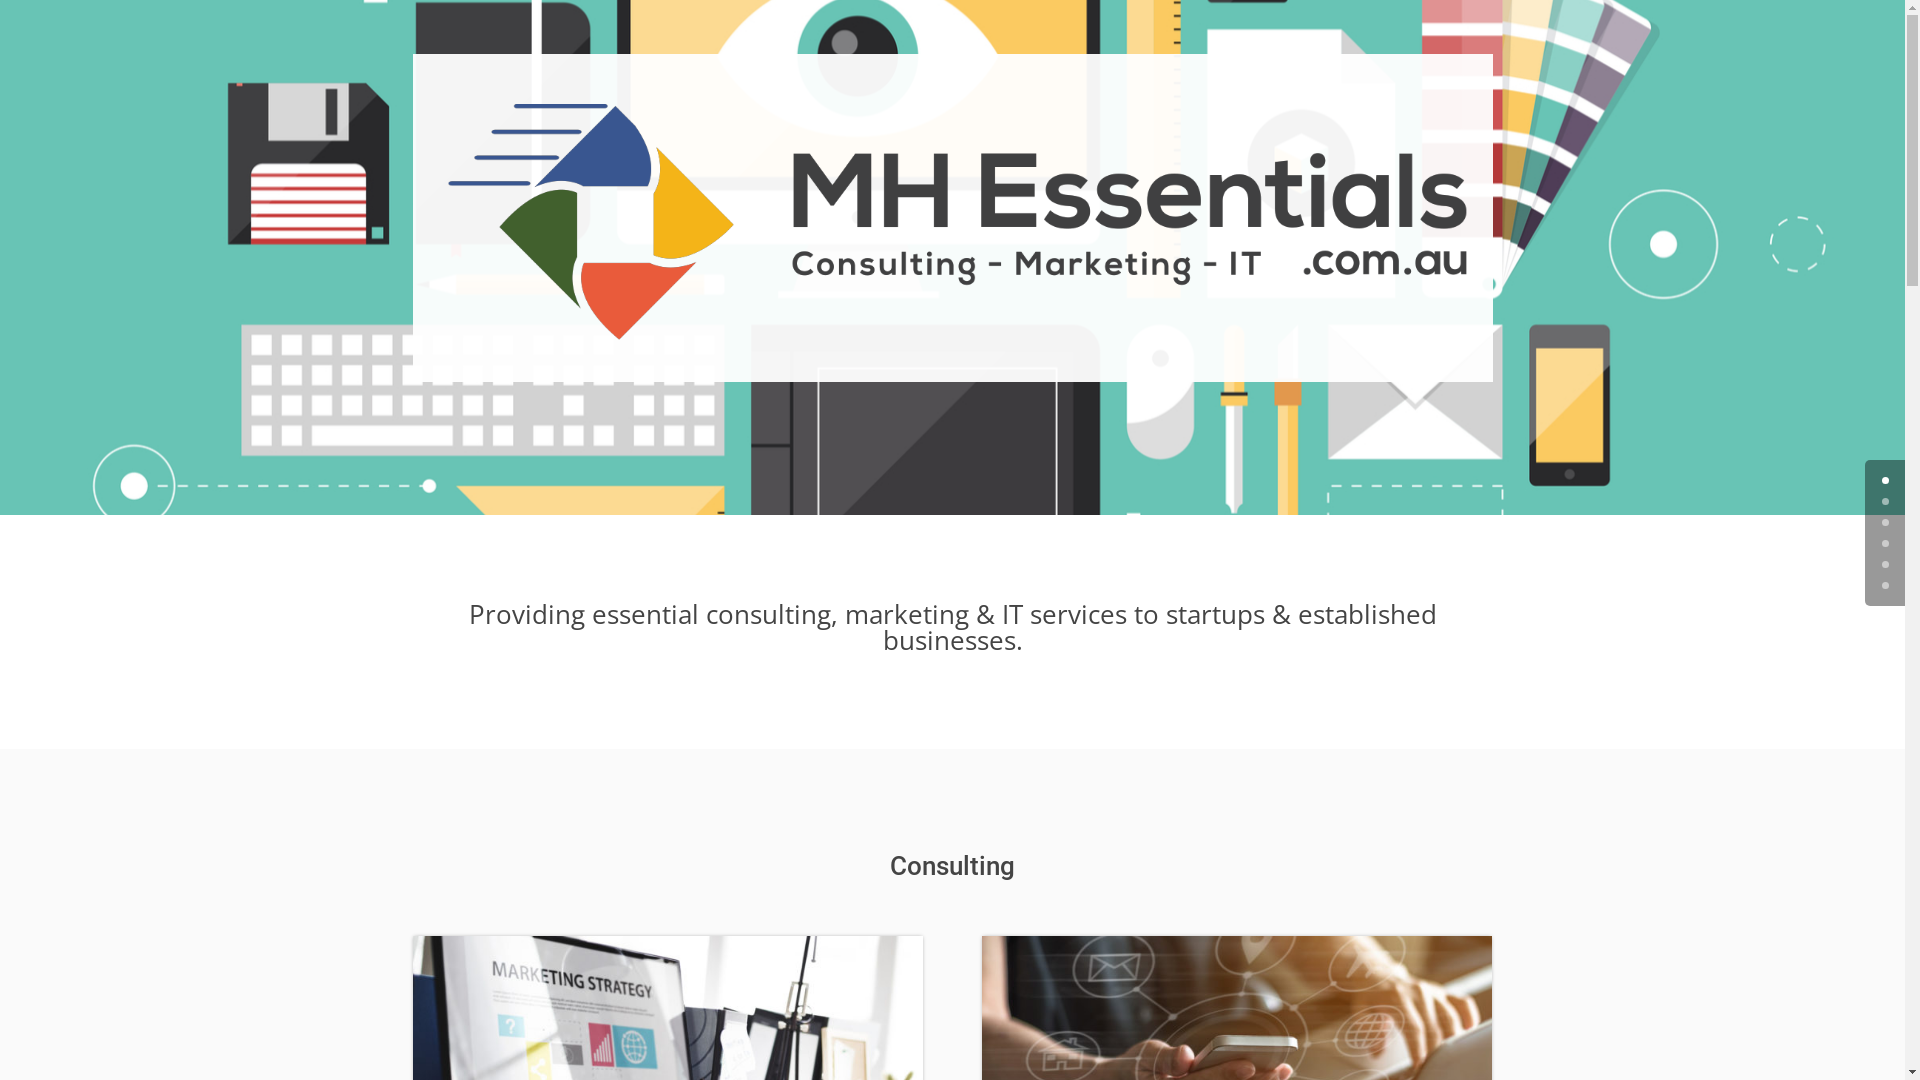  Describe the element at coordinates (1884, 500) in the screenshot. I see `'1'` at that location.